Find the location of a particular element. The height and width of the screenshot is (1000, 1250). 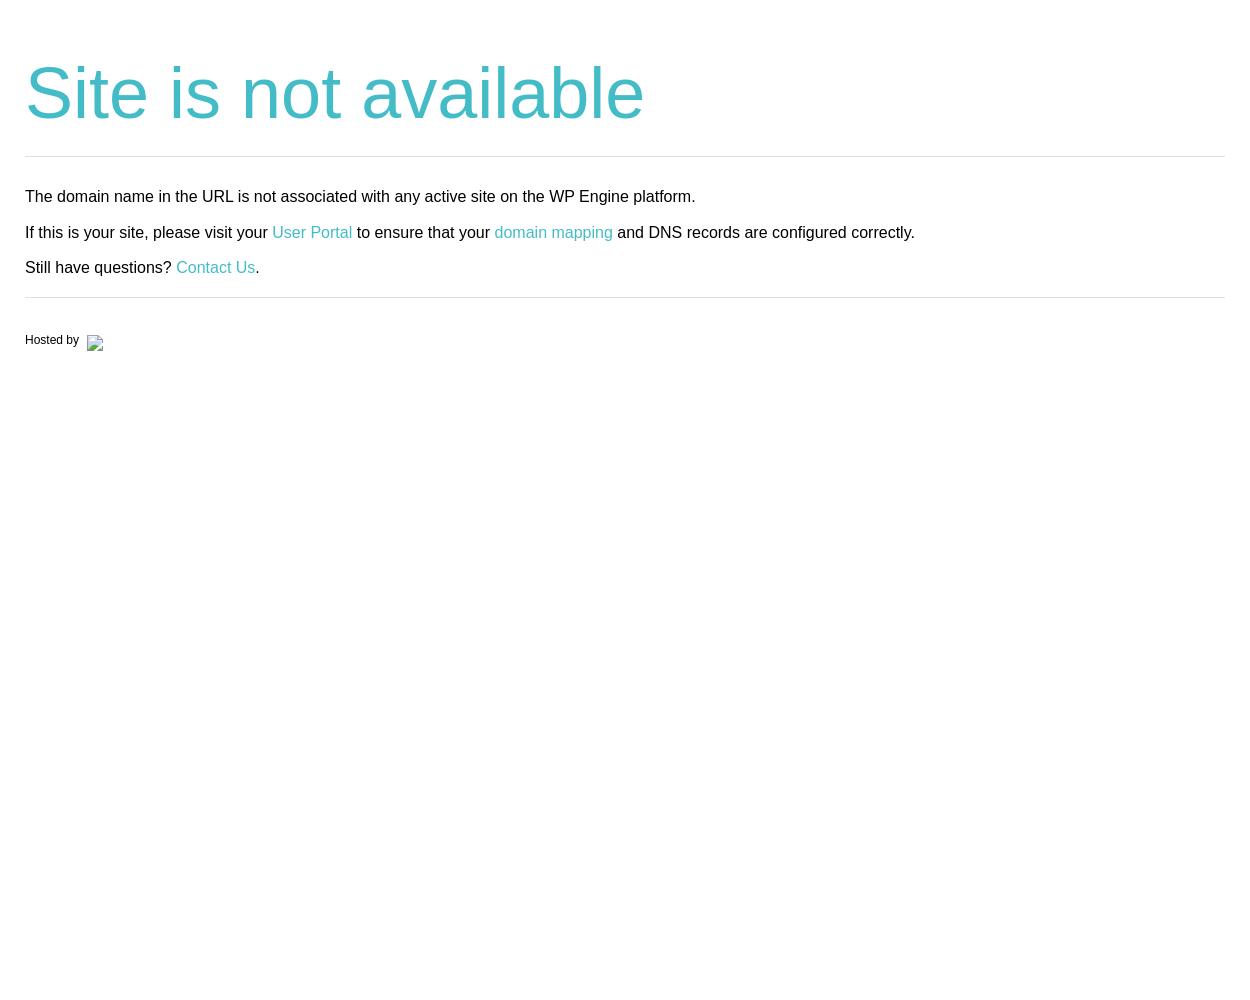

'to ensure that your' is located at coordinates (423, 230).